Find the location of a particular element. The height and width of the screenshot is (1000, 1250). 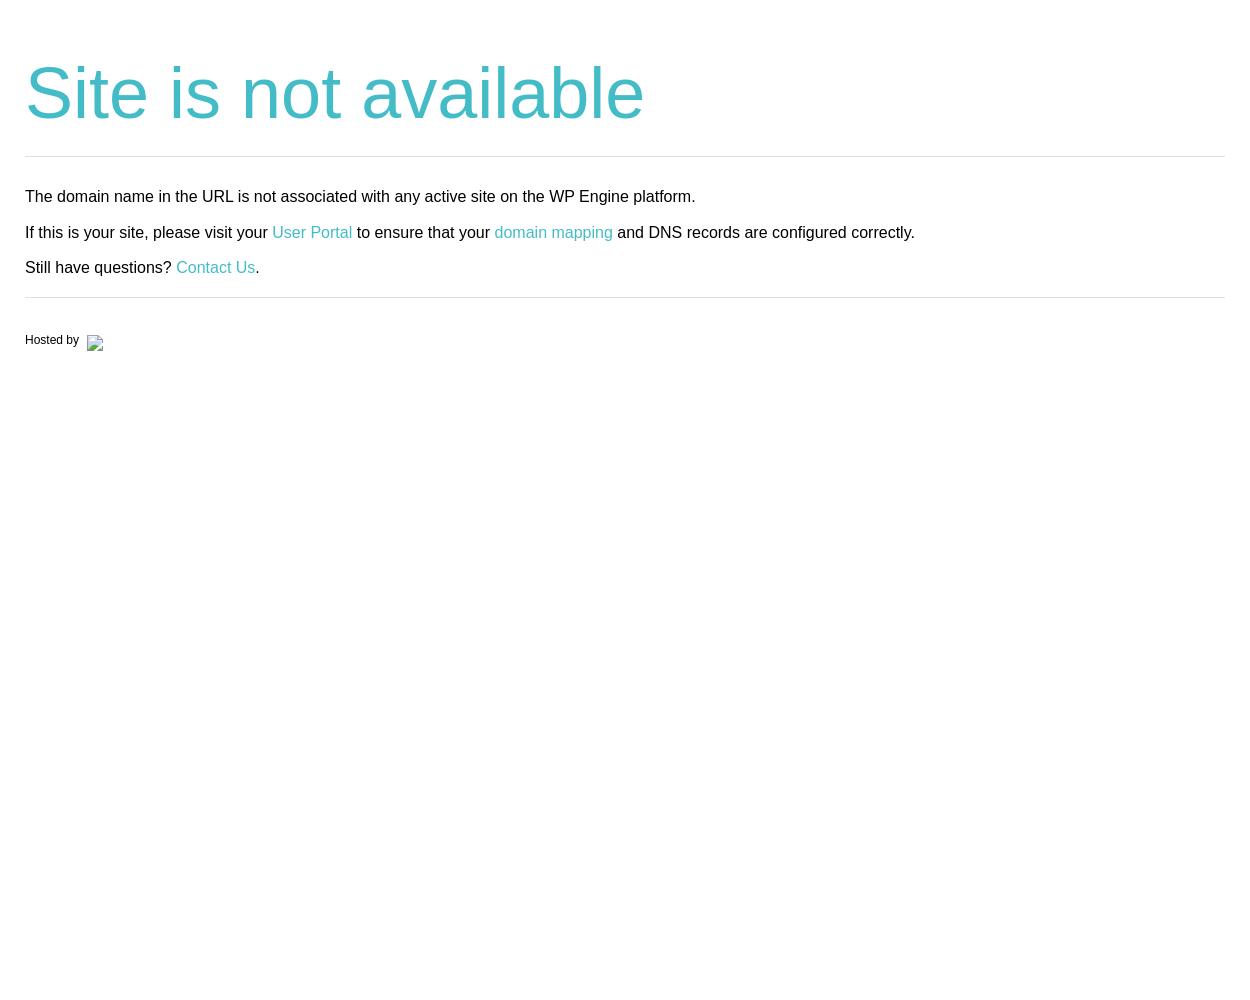

'to ensure that your' is located at coordinates (423, 230).